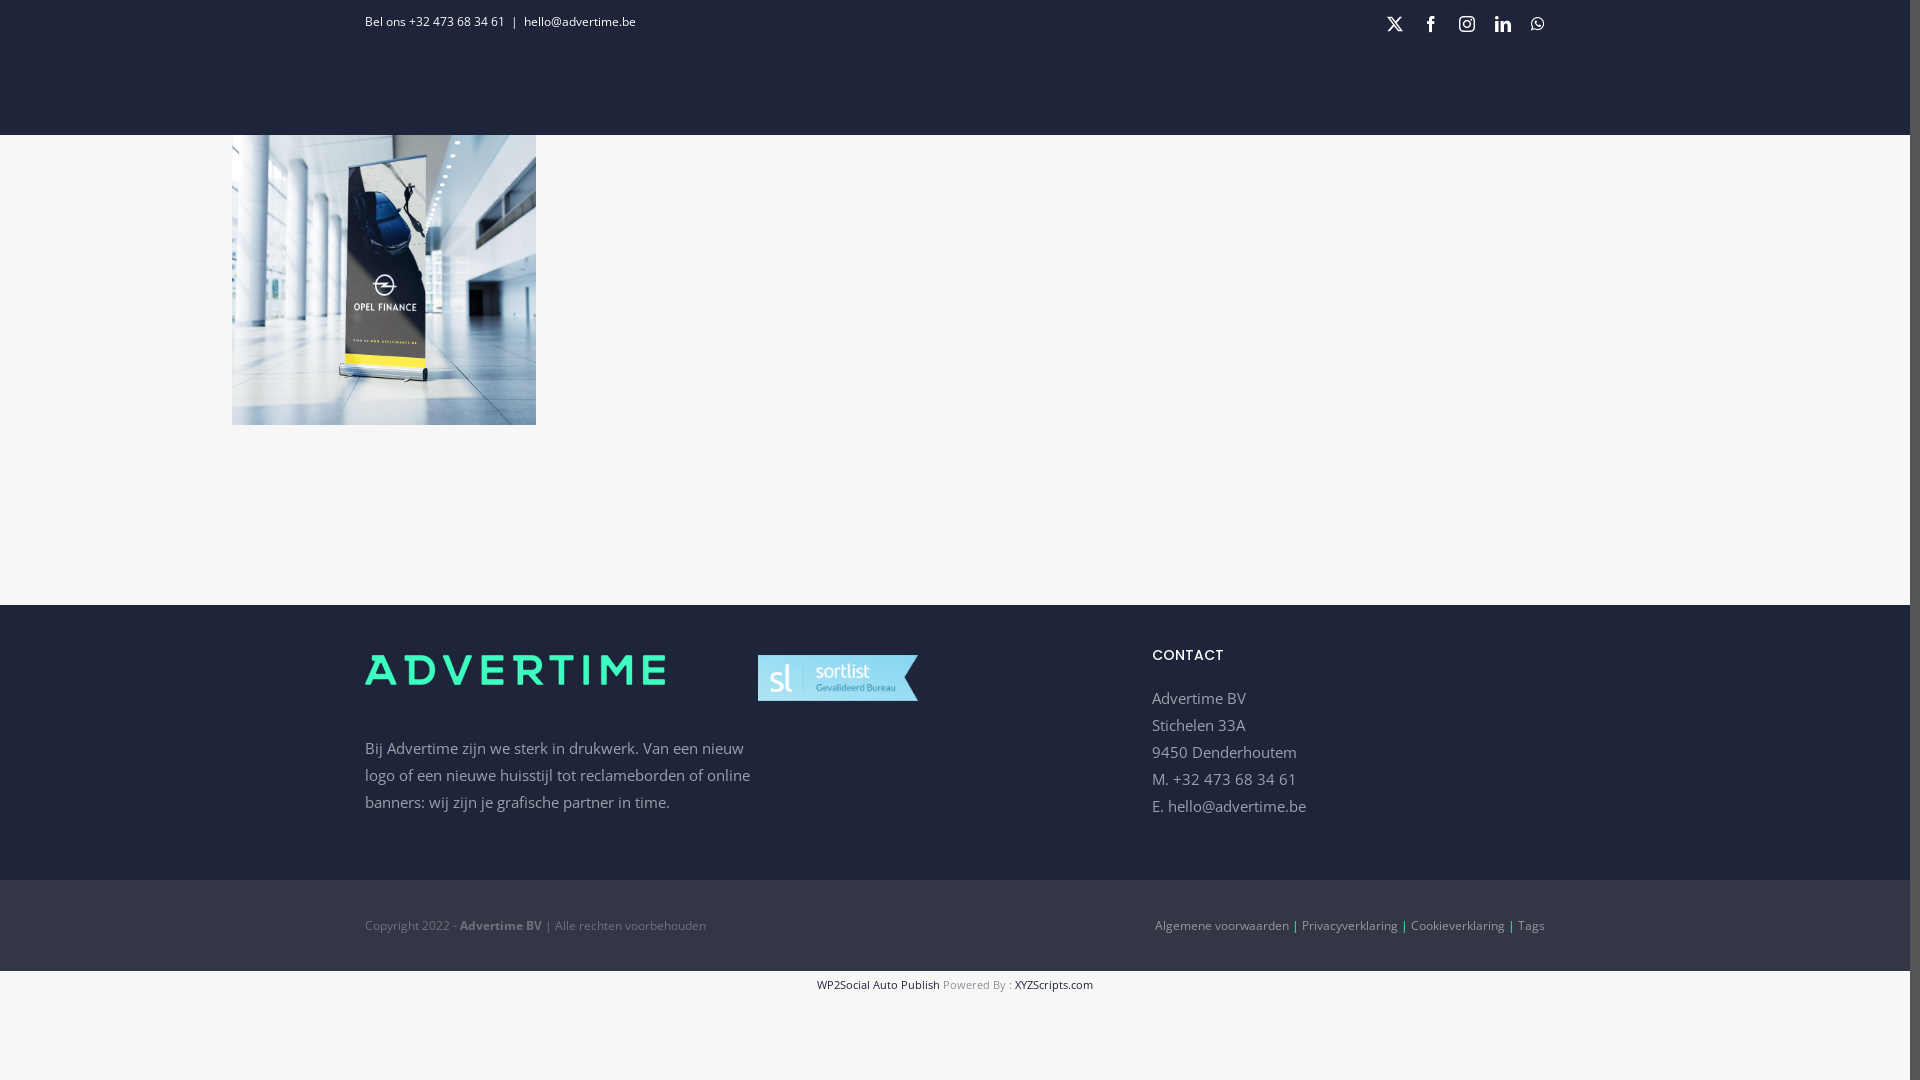 This screenshot has width=1920, height=1080. Describe the element at coordinates (1156, 86) in the screenshot. I see `'KLANTEN'` at that location.